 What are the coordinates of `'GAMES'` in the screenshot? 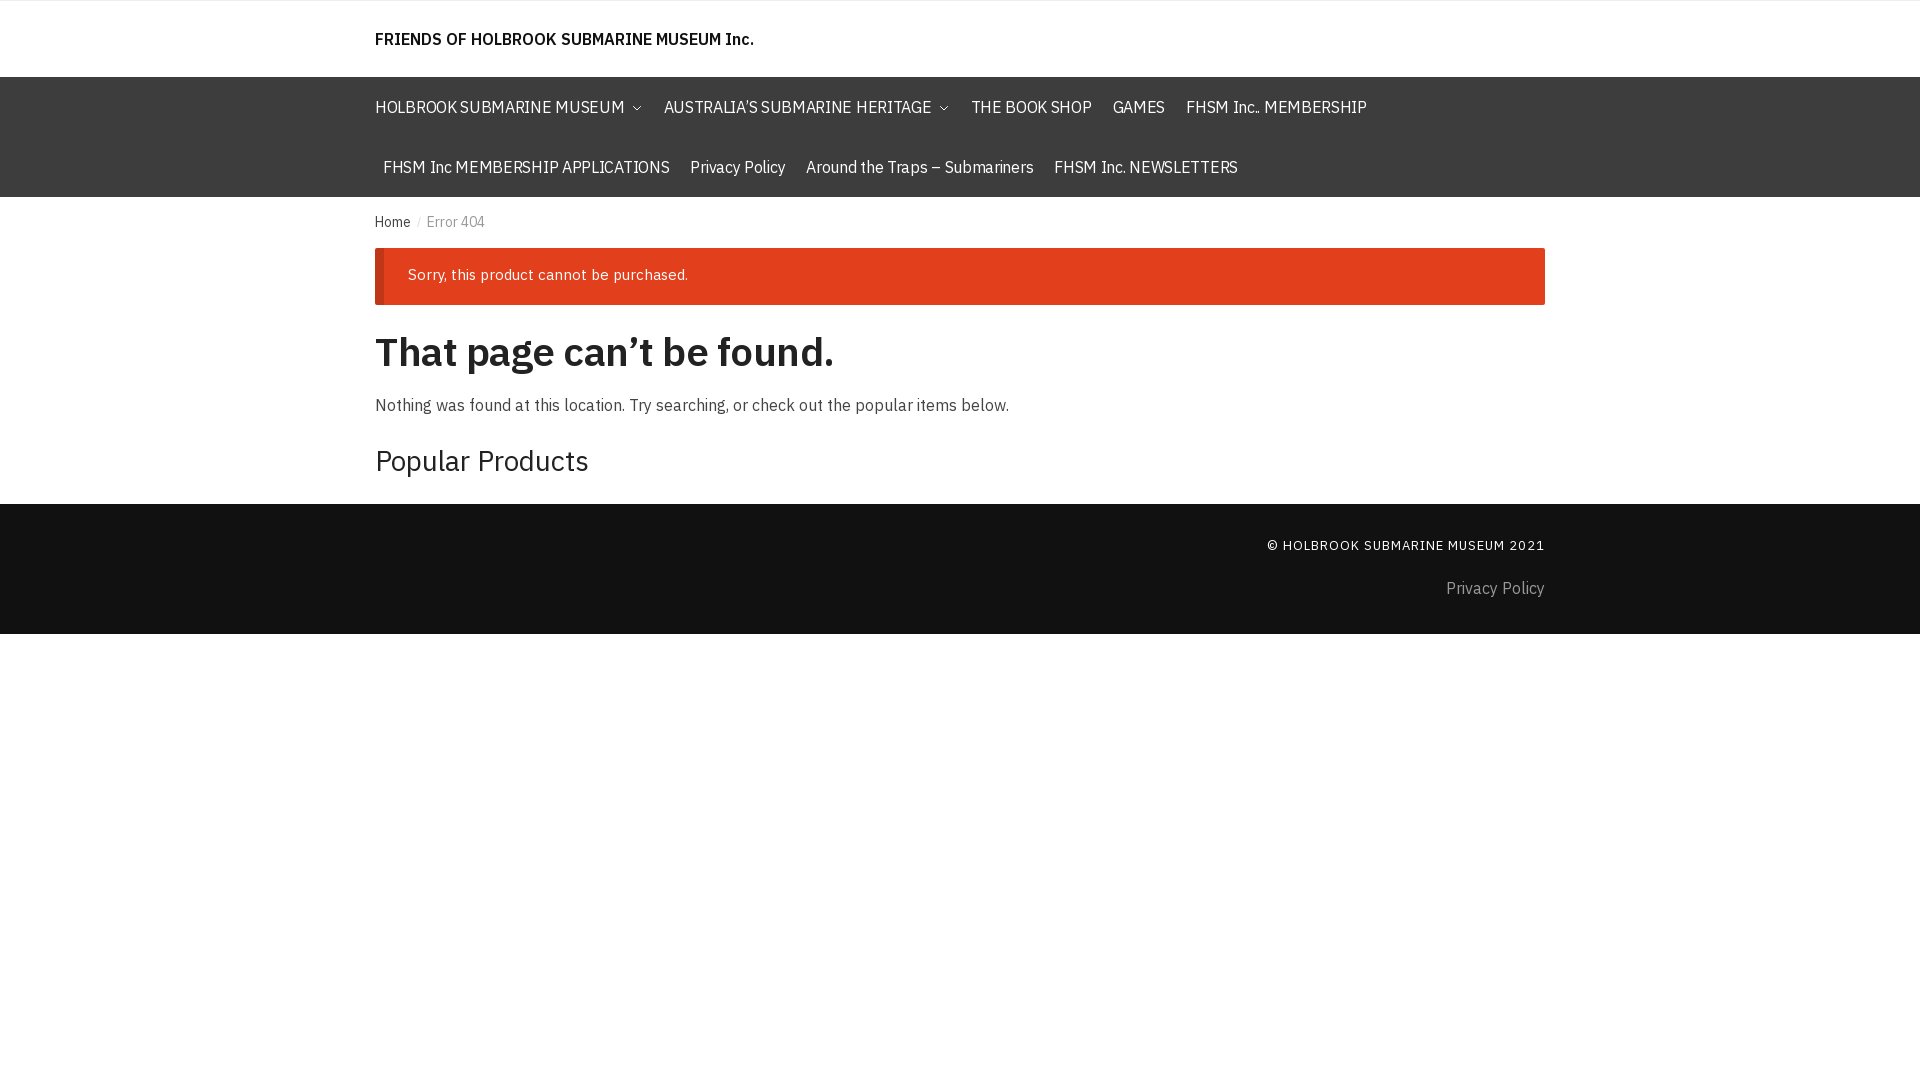 It's located at (1139, 107).